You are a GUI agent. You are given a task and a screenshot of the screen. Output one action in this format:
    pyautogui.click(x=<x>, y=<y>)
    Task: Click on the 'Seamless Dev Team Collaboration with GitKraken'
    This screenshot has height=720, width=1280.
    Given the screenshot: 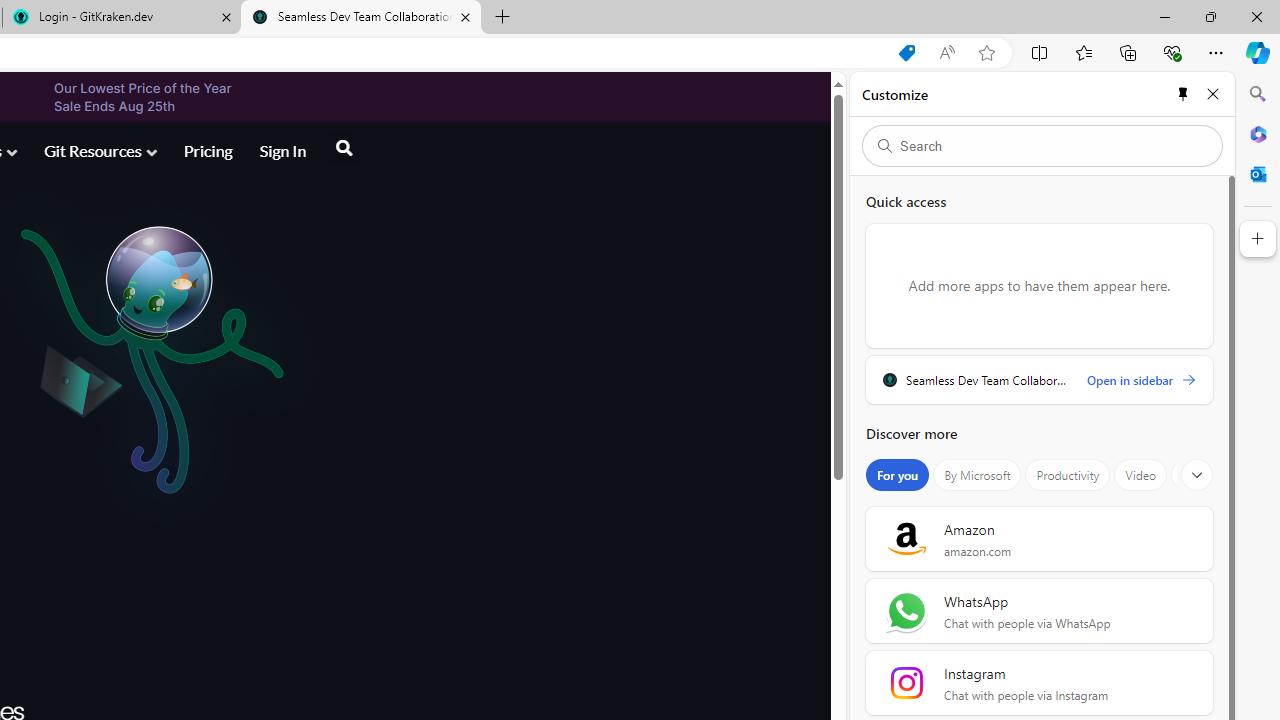 What is the action you would take?
    pyautogui.click(x=360, y=17)
    